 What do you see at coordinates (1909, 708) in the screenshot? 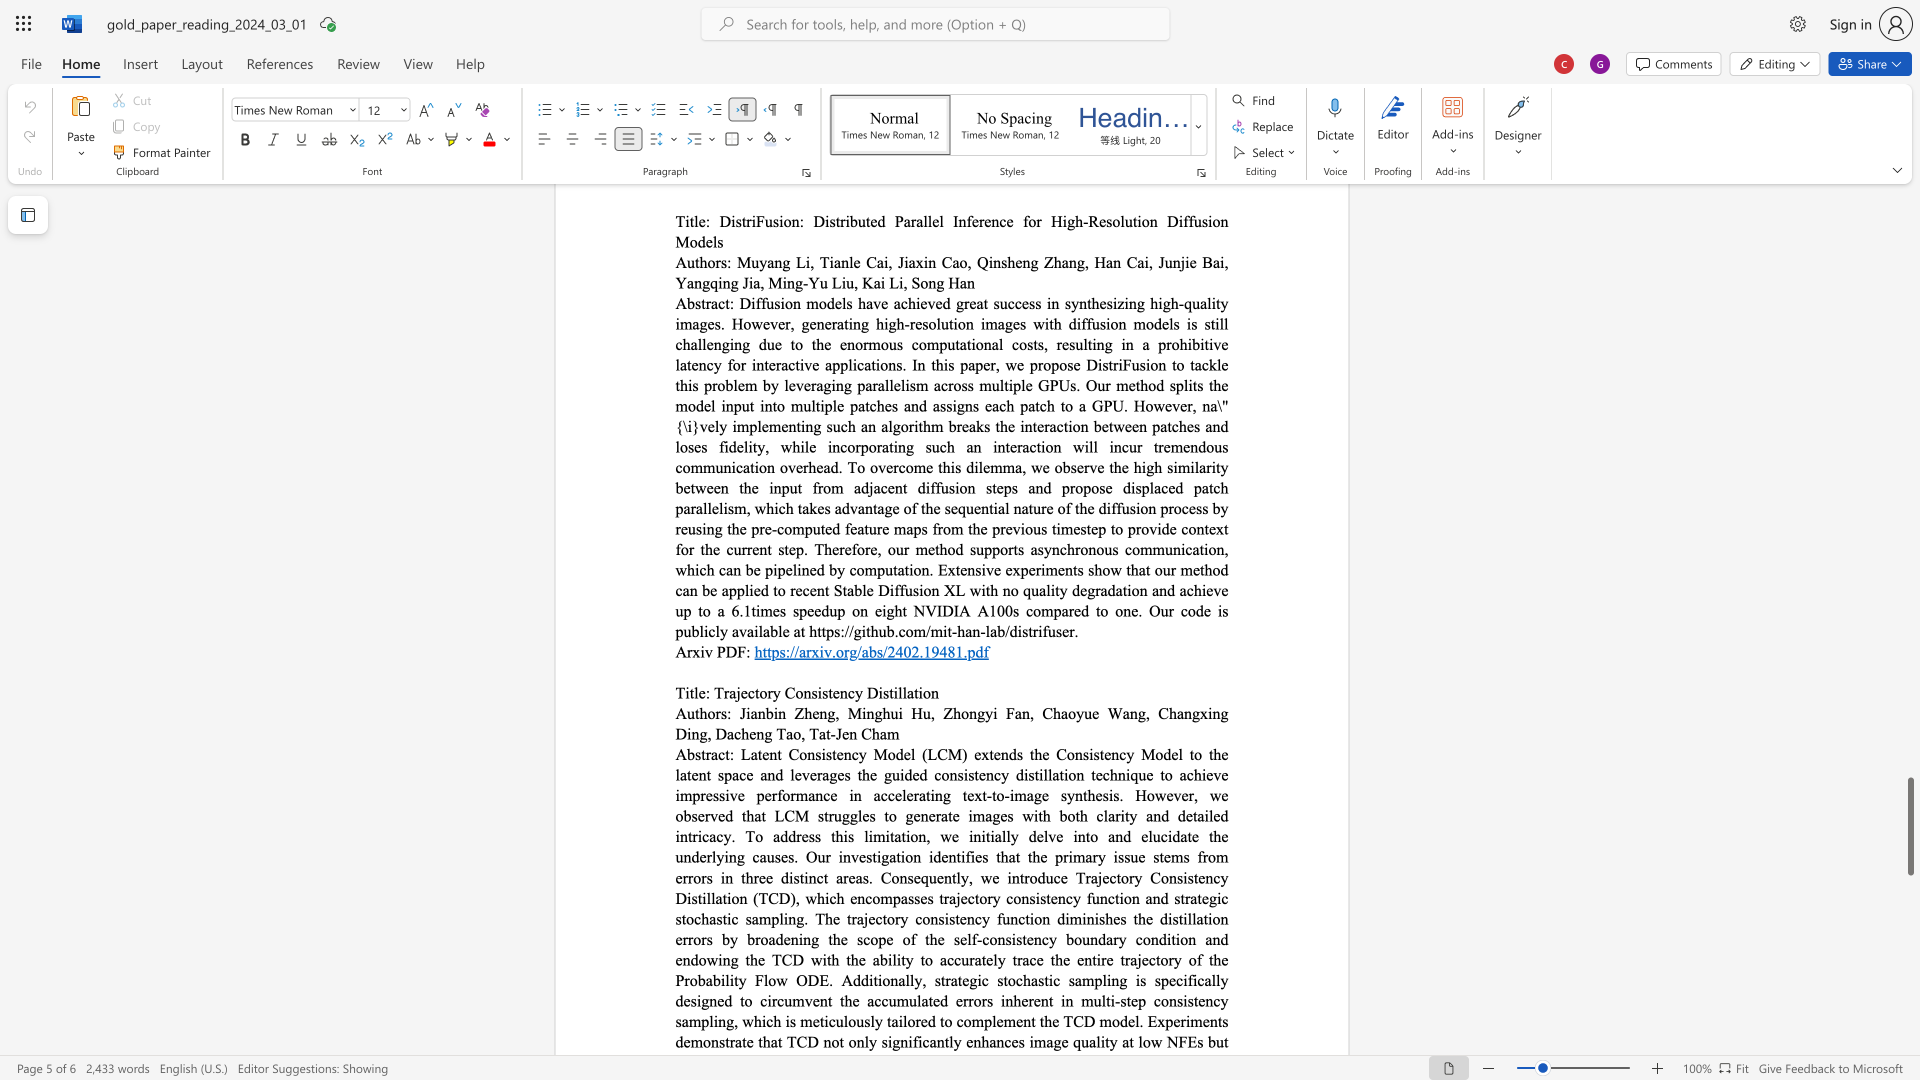
I see `the scrollbar on the right to shift the page higher` at bounding box center [1909, 708].